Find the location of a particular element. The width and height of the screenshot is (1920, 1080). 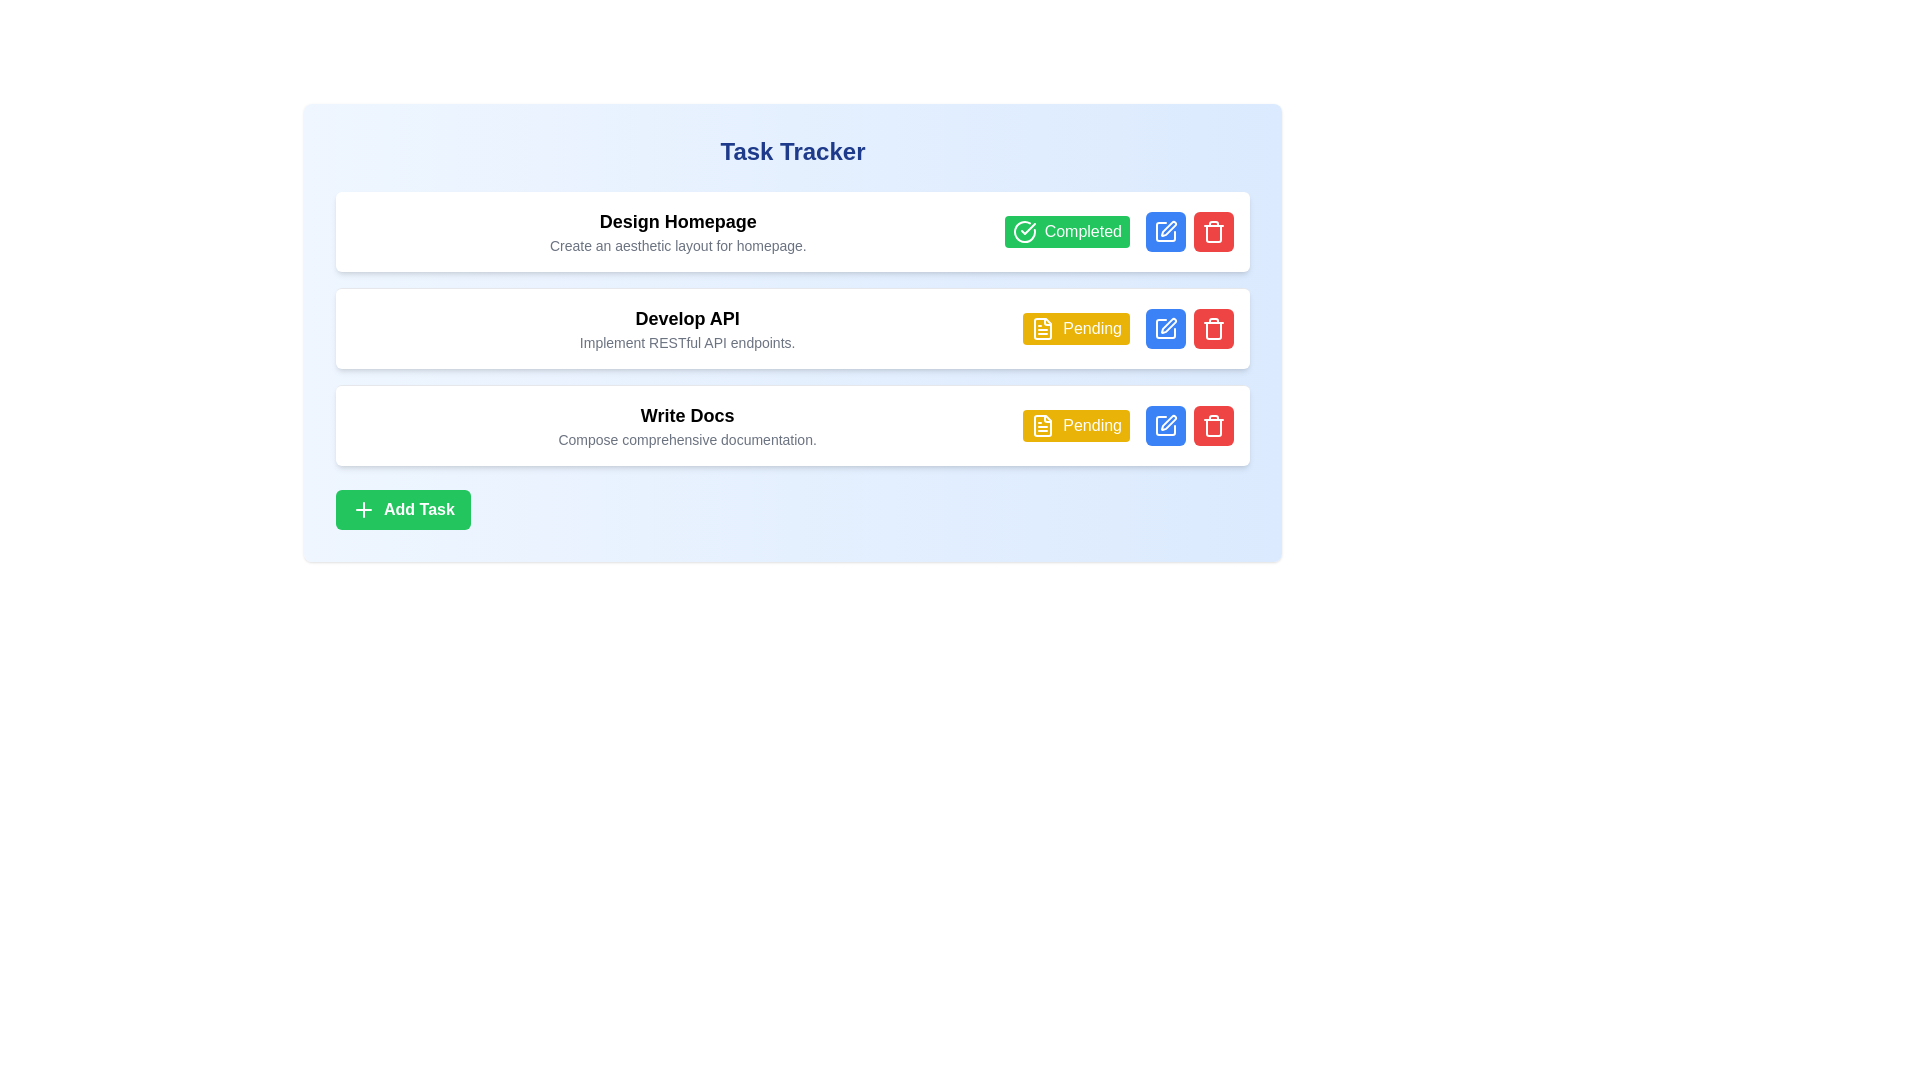

the 'Add Task' button with a bright green background and white bold text is located at coordinates (402, 508).